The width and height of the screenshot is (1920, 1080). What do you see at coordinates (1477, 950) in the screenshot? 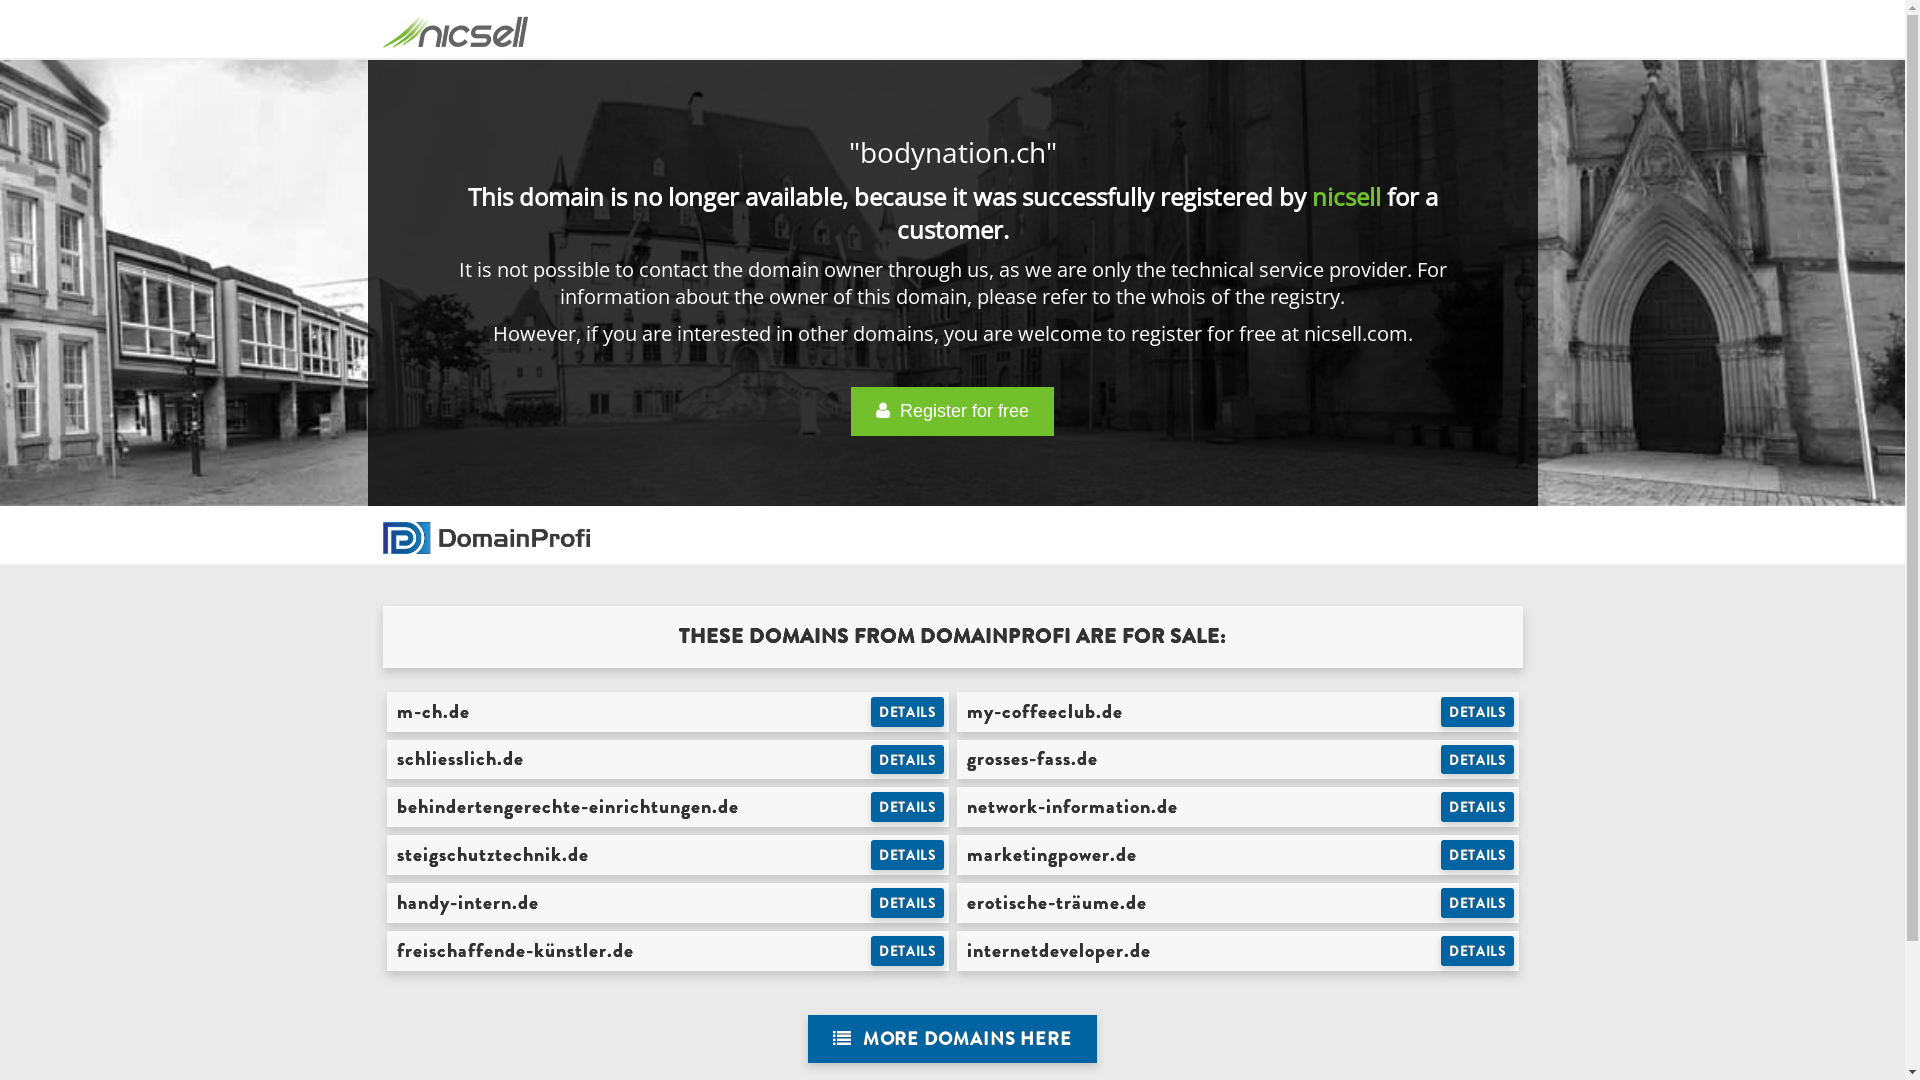
I see `'DETAILS'` at bounding box center [1477, 950].